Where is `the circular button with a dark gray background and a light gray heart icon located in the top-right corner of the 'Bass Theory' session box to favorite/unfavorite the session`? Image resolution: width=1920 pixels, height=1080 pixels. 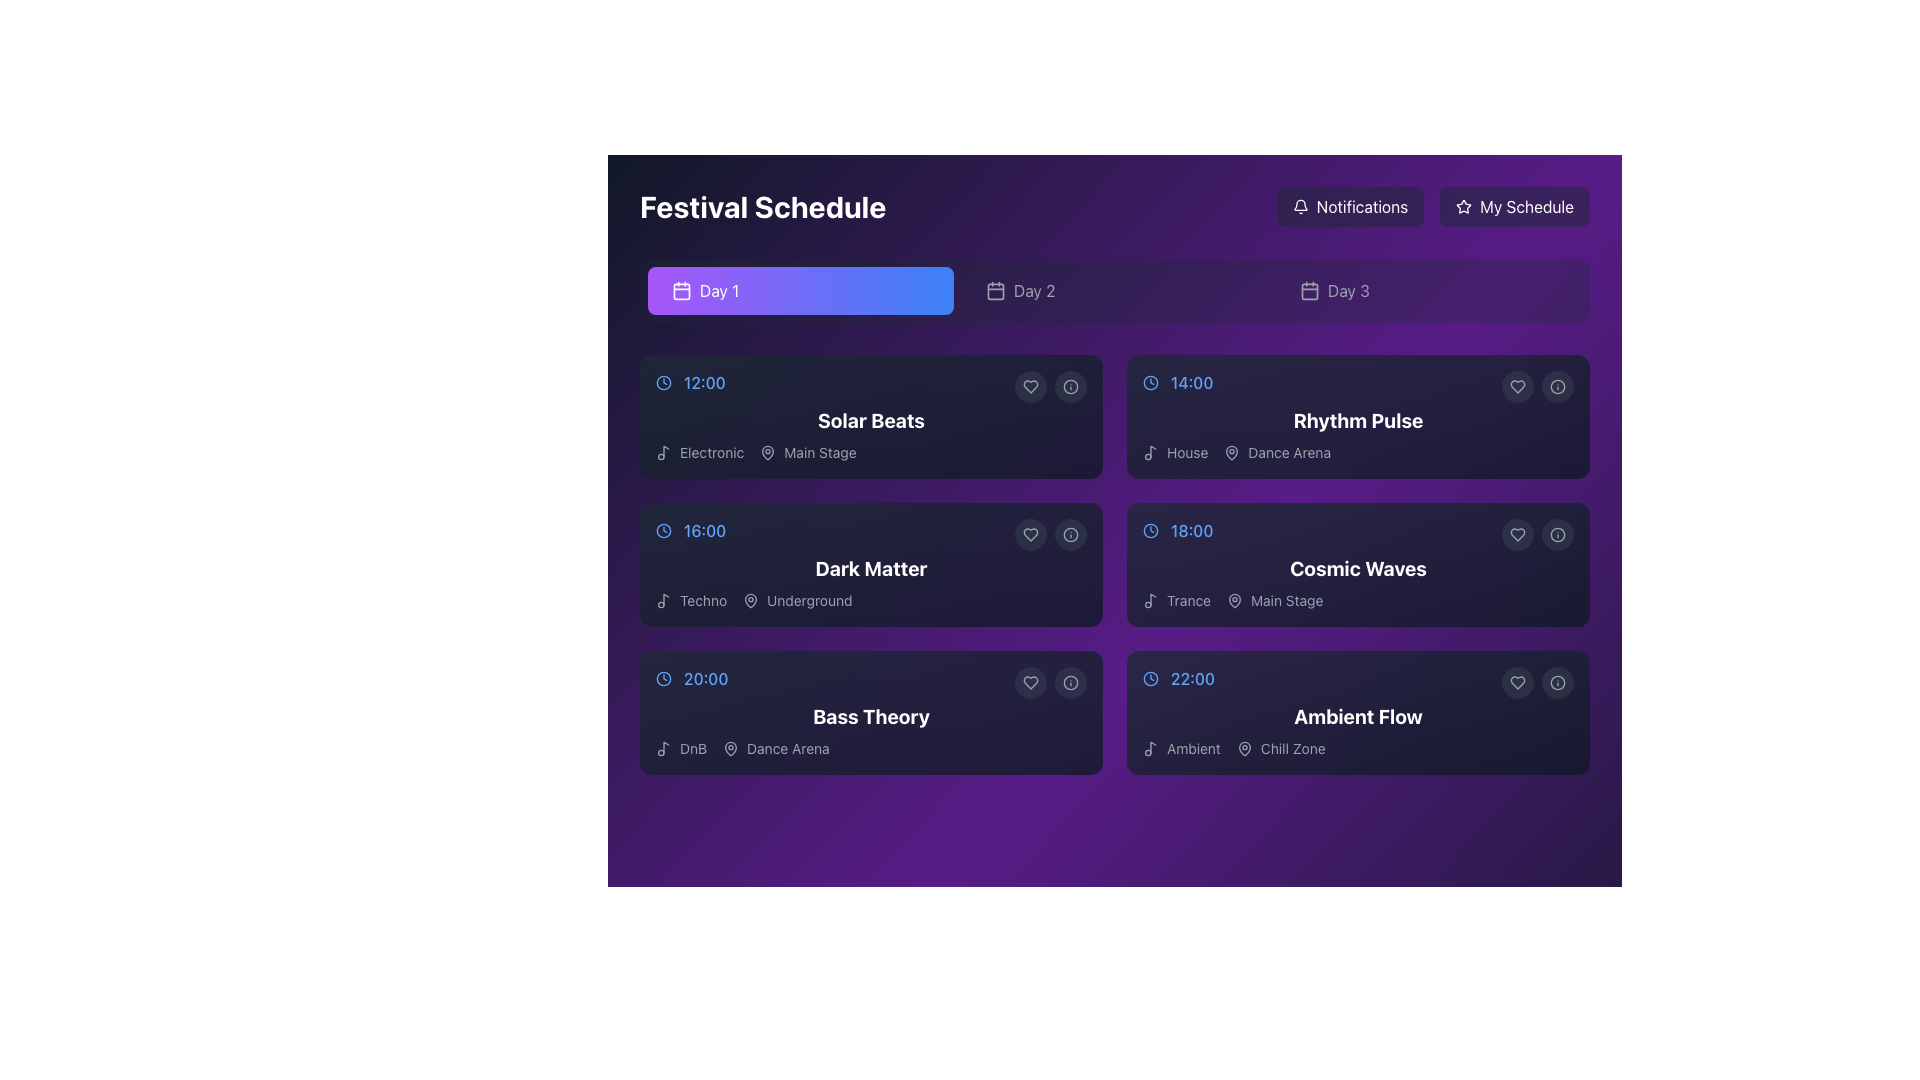
the circular button with a dark gray background and a light gray heart icon located in the top-right corner of the 'Bass Theory' session box to favorite/unfavorite the session is located at coordinates (1031, 681).